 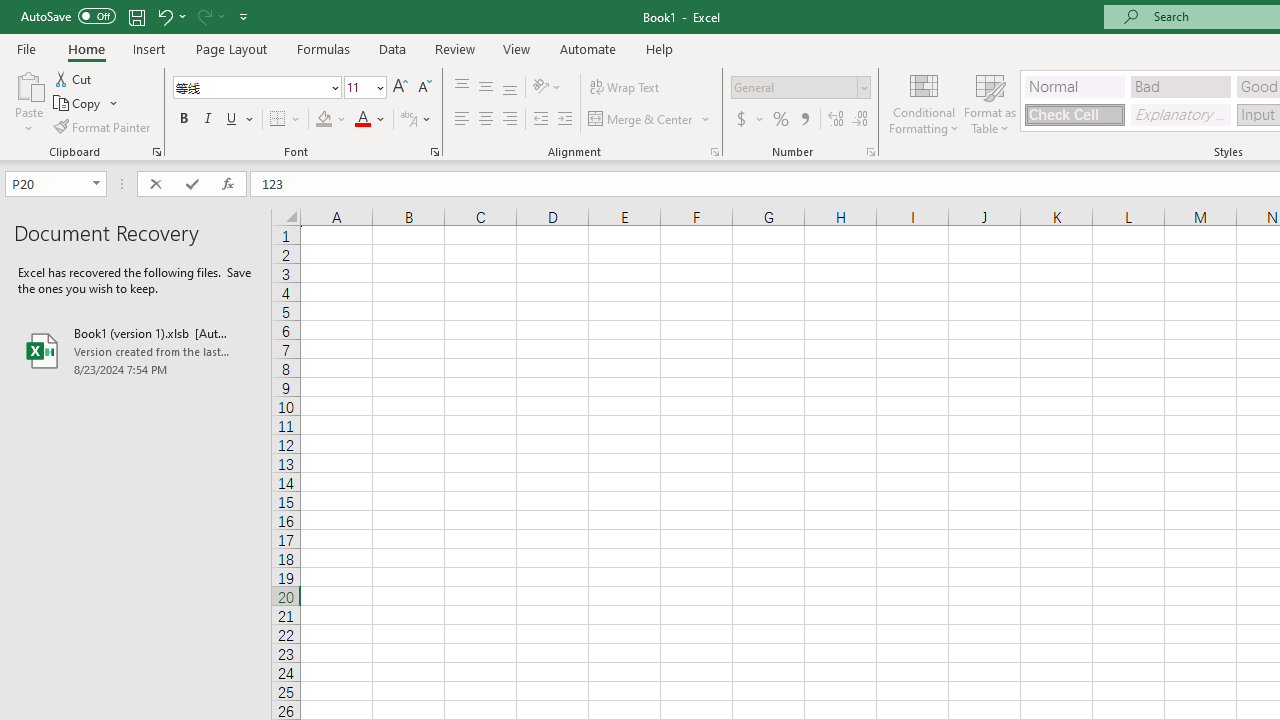 What do you see at coordinates (540, 119) in the screenshot?
I see `'Decrease Indent'` at bounding box center [540, 119].